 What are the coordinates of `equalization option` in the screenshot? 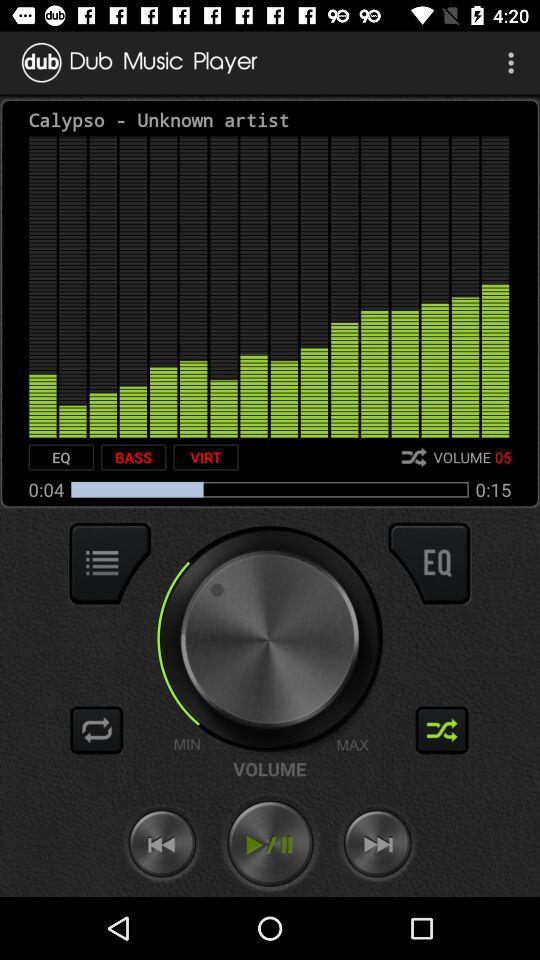 It's located at (428, 563).